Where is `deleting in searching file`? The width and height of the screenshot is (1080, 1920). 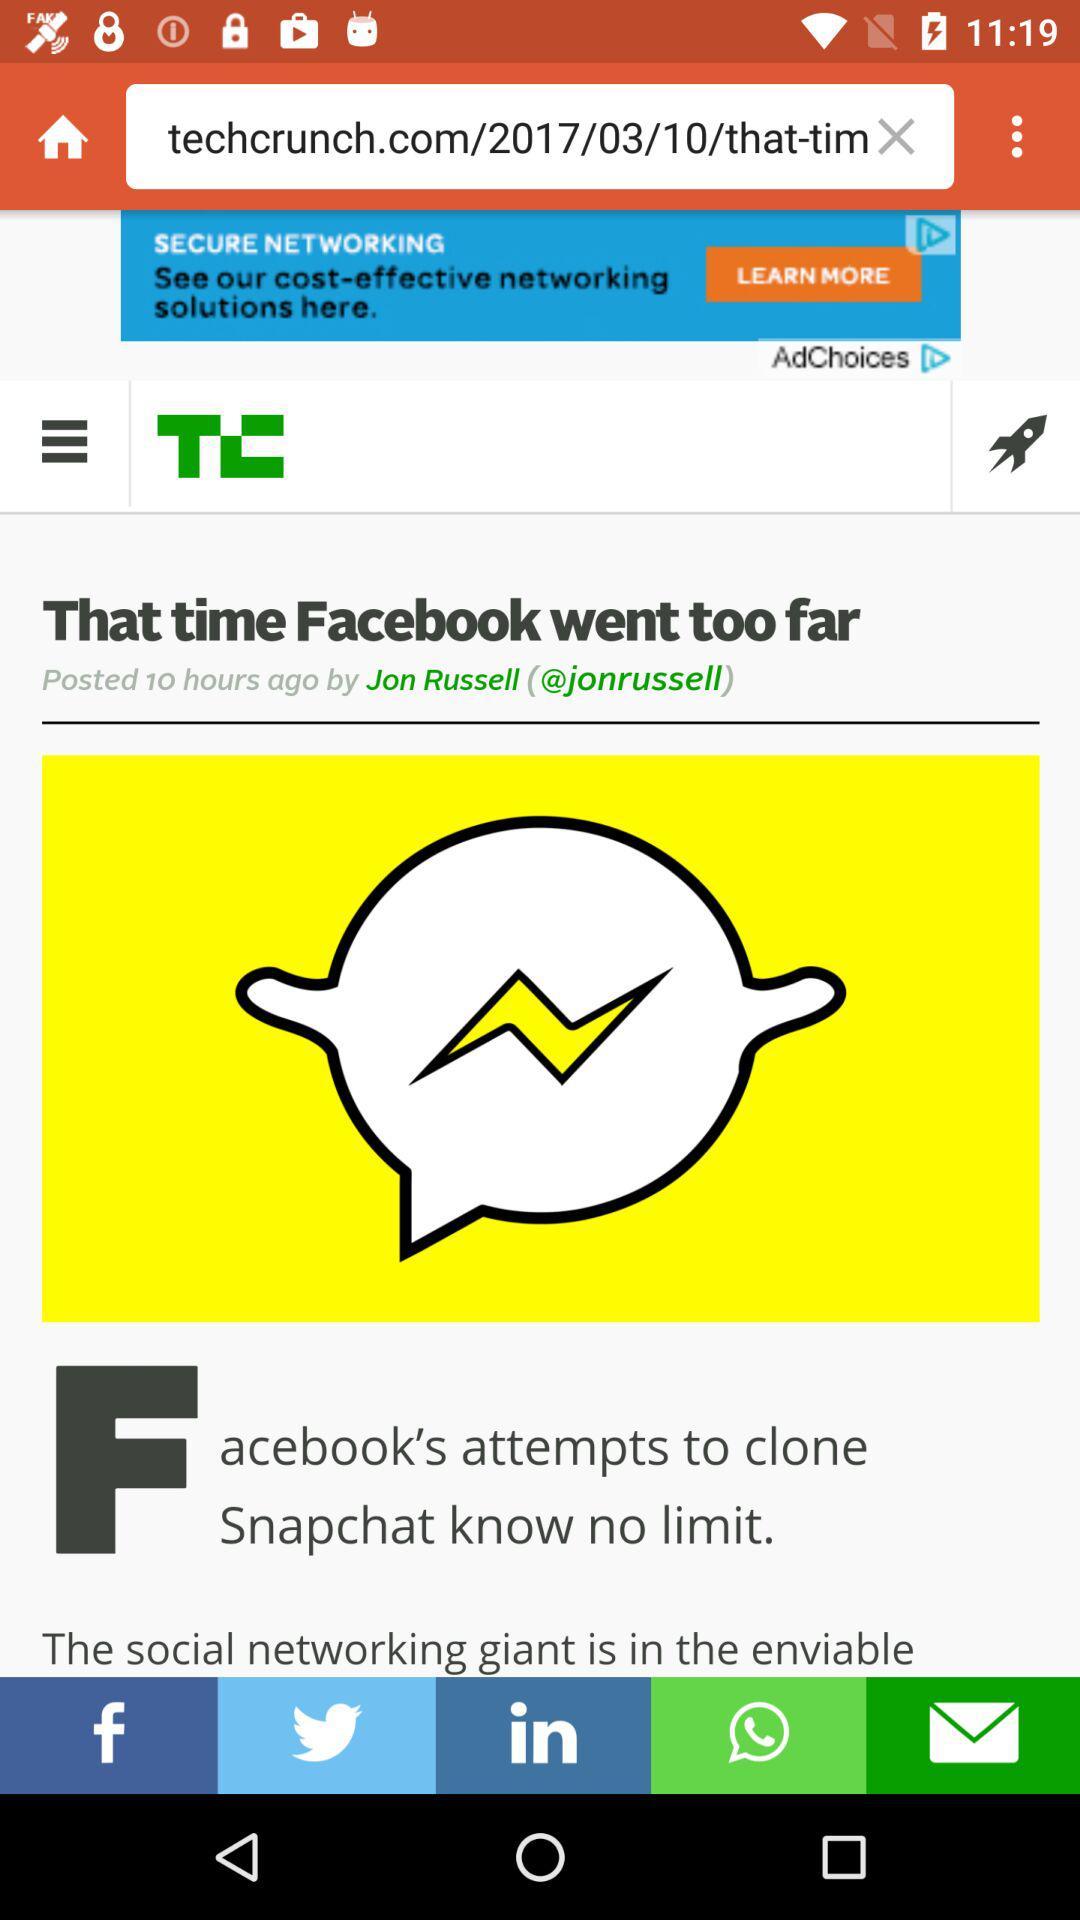
deleting in searching file is located at coordinates (1017, 135).